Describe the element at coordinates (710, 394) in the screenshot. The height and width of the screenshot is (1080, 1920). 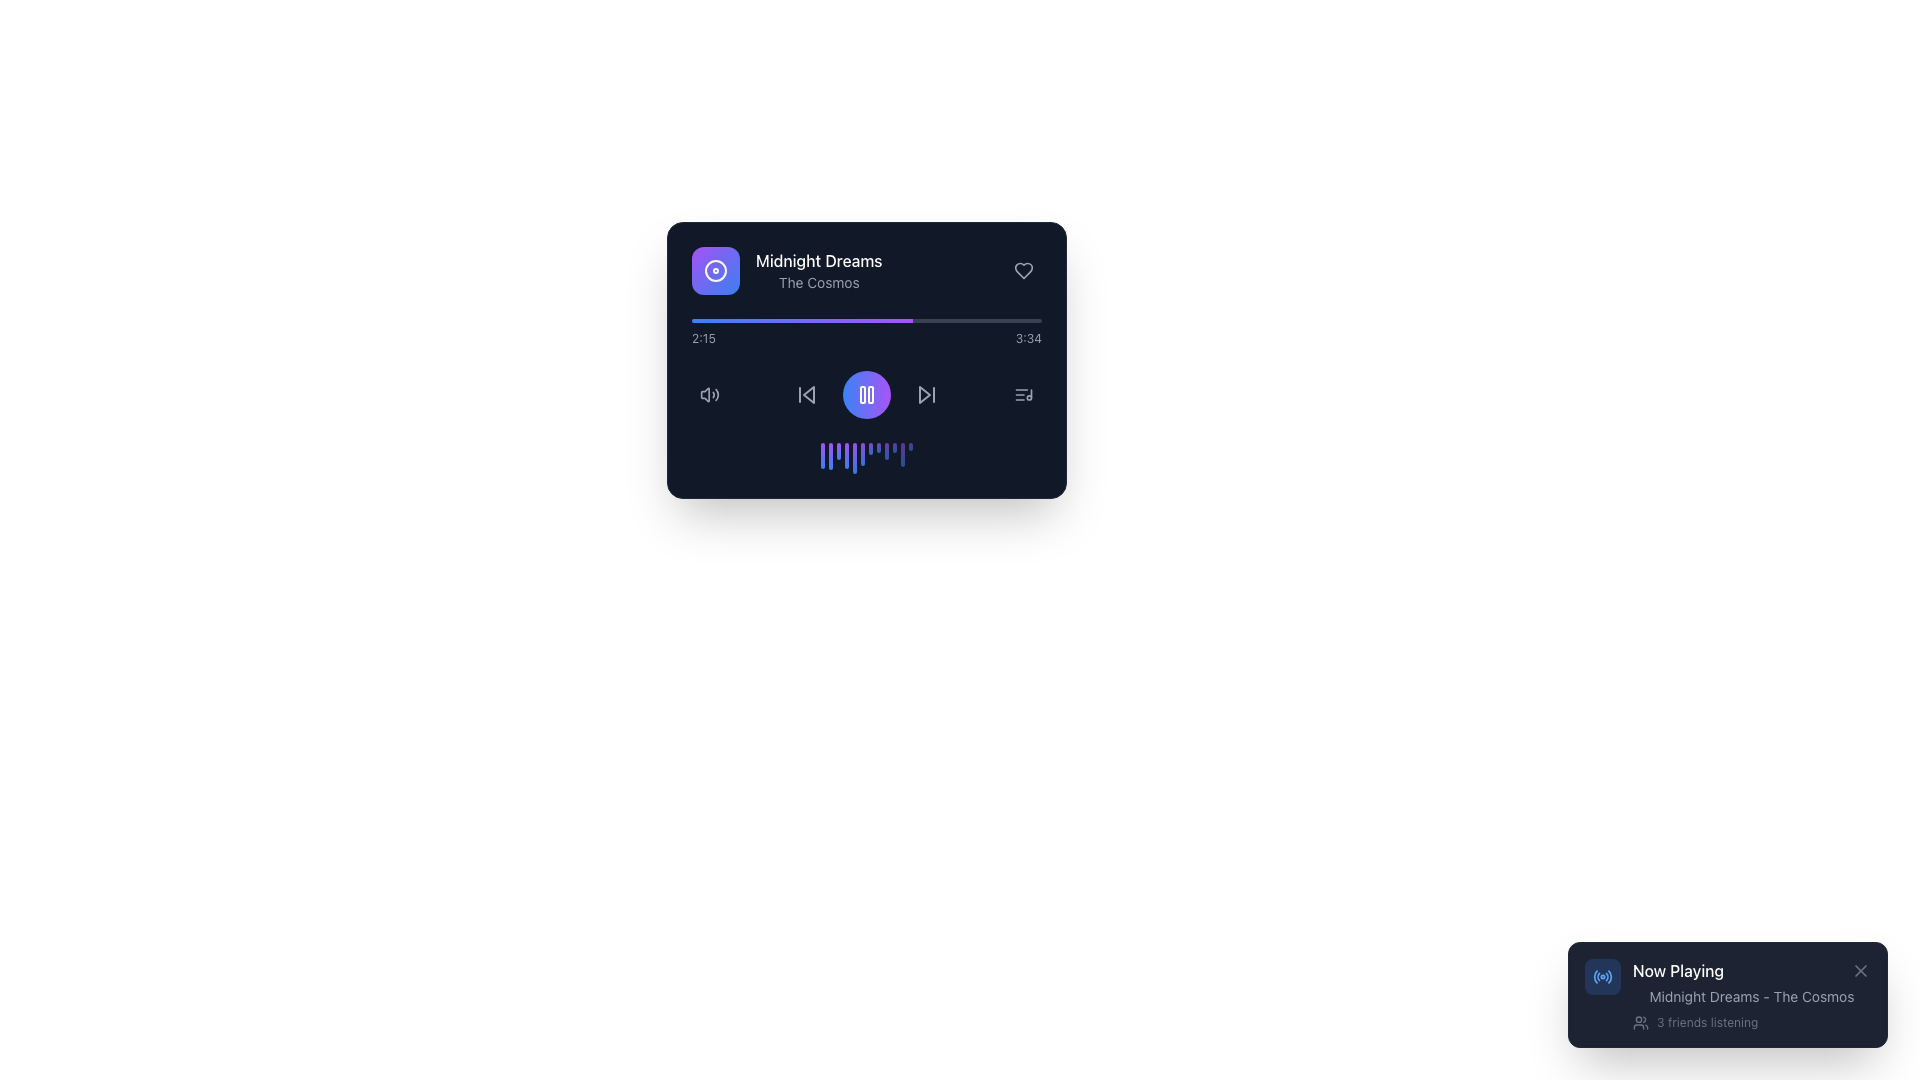
I see `the volume control button, which is a speaker icon with sound waves, located on the left side of the control panel` at that location.